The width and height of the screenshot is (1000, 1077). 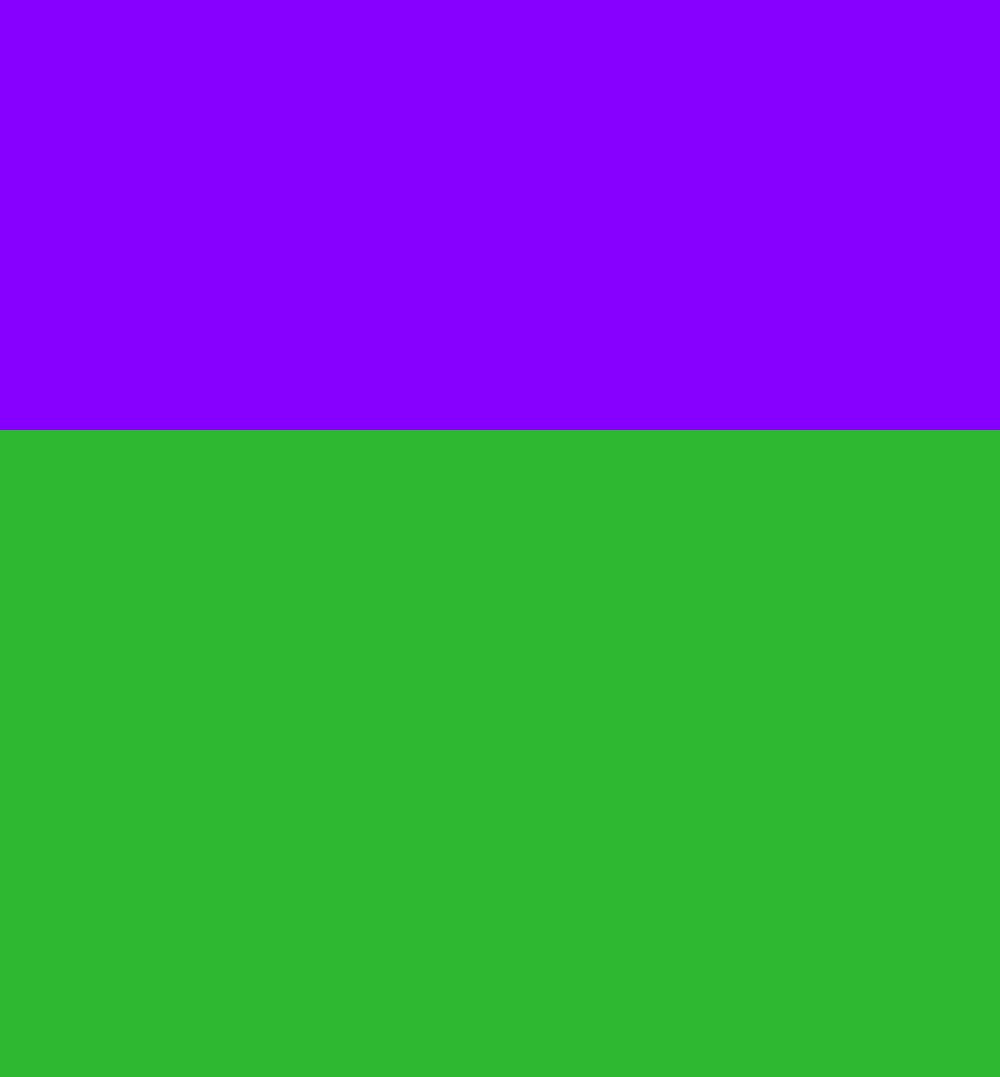 What do you see at coordinates (525, 138) in the screenshot?
I see `'If you aren’t fully leveraging a private network, then it might be time to talk to CG about how we’ve helped major UK organisations to manage more sites securely and meet the demand for applications and cloud-based services.'` at bounding box center [525, 138].